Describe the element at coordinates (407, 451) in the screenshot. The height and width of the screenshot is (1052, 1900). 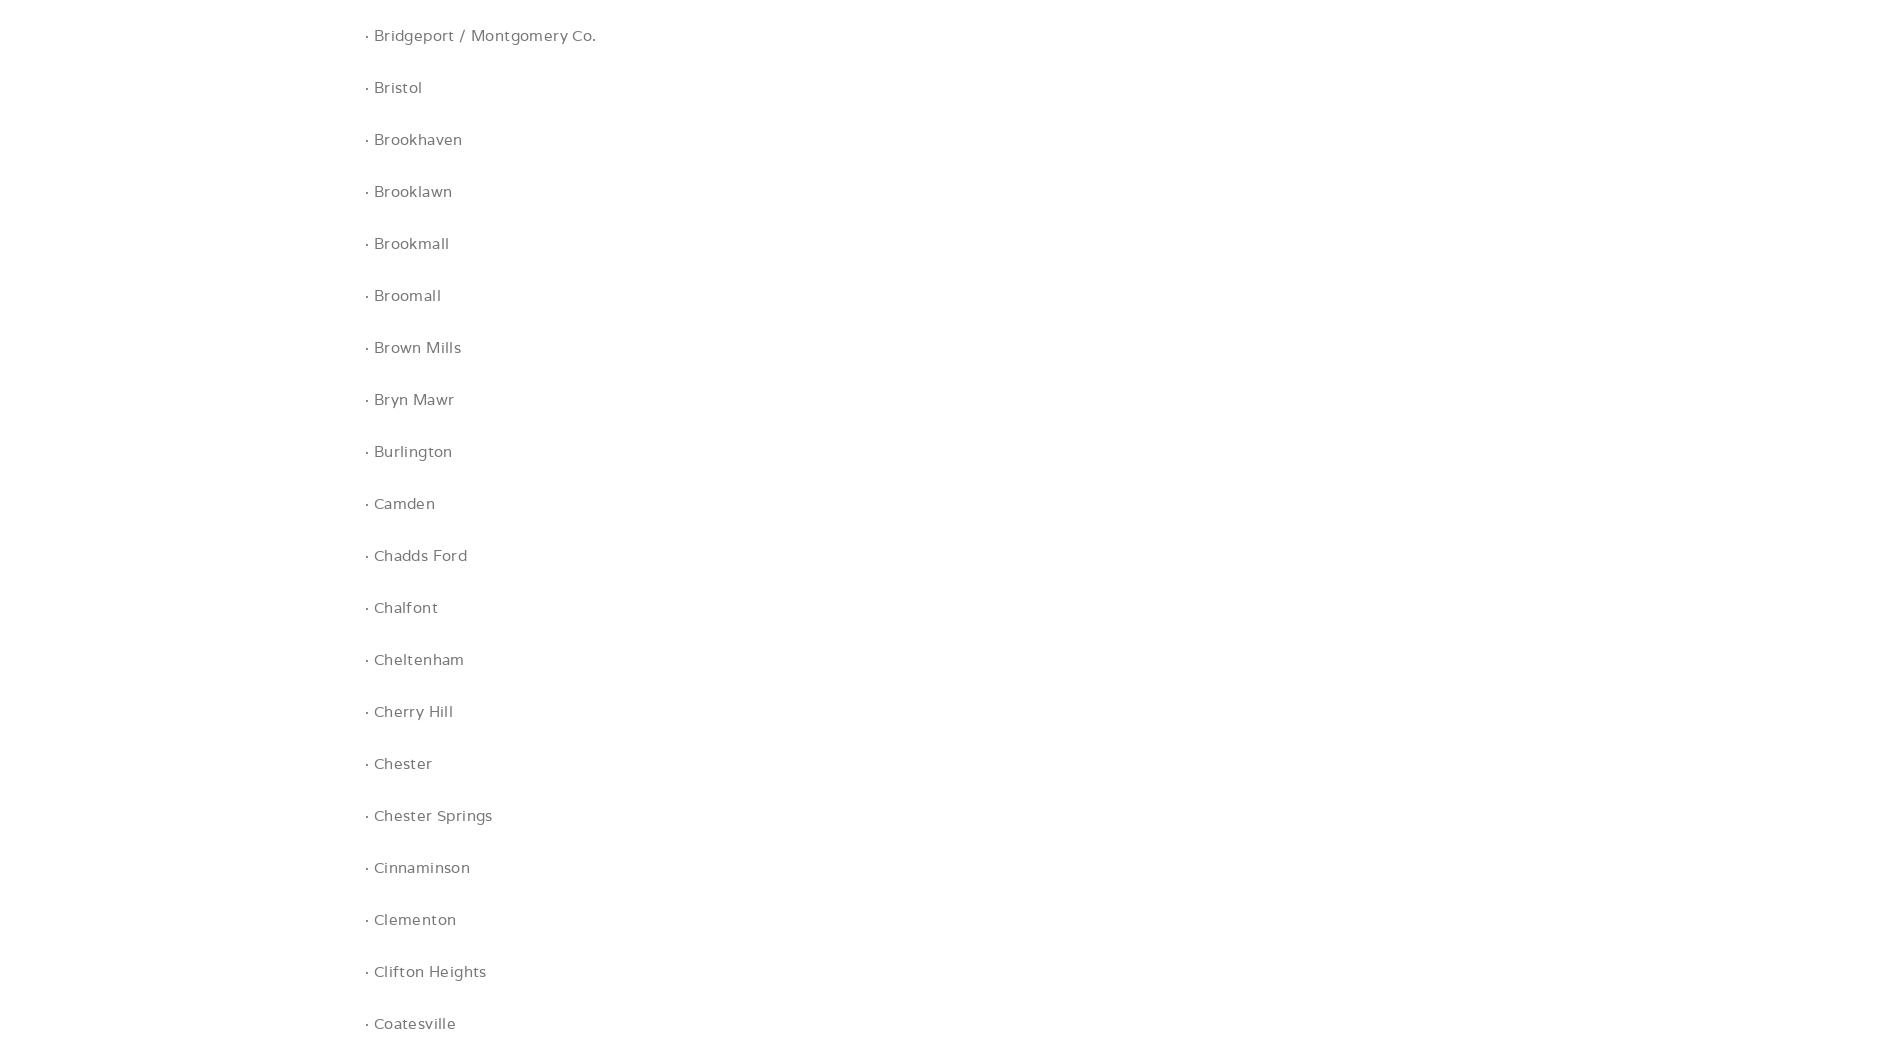
I see `'· Burlington'` at that location.